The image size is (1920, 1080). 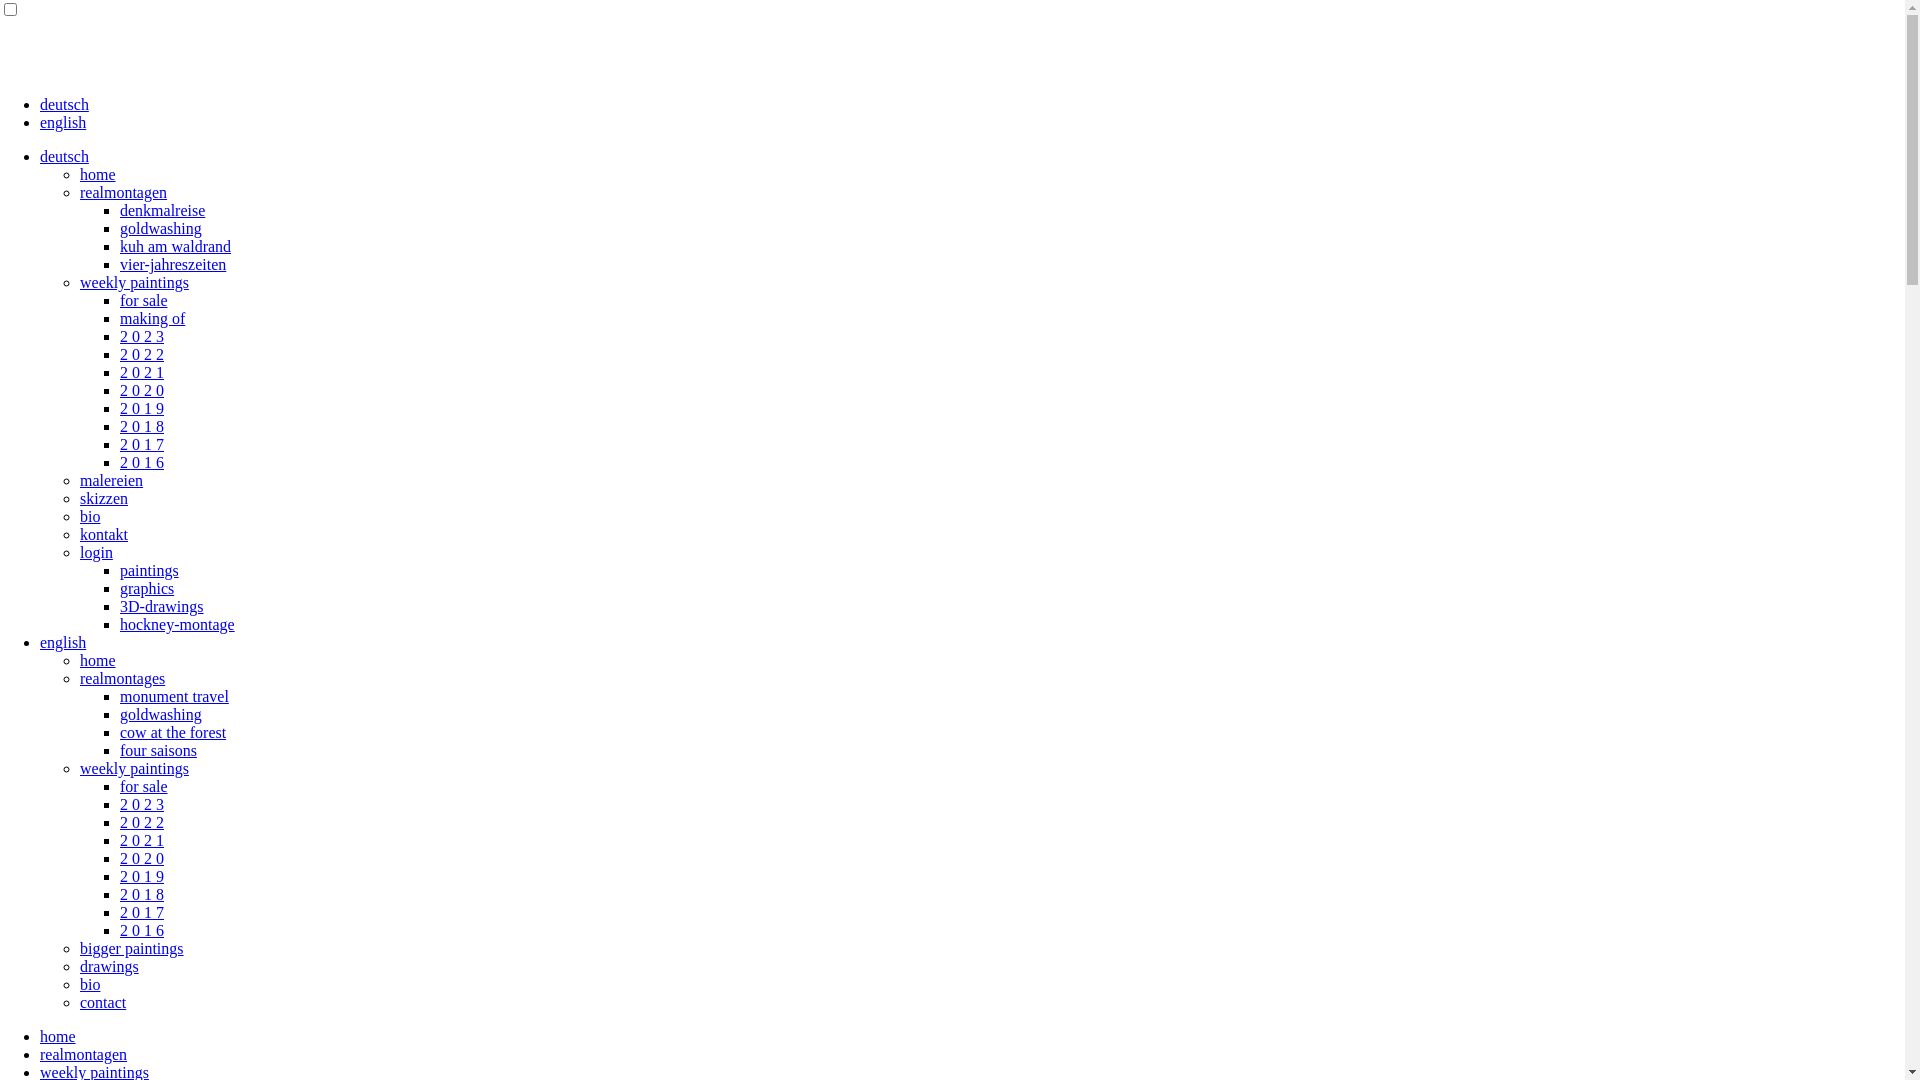 I want to click on 'contact', so click(x=101, y=1002).